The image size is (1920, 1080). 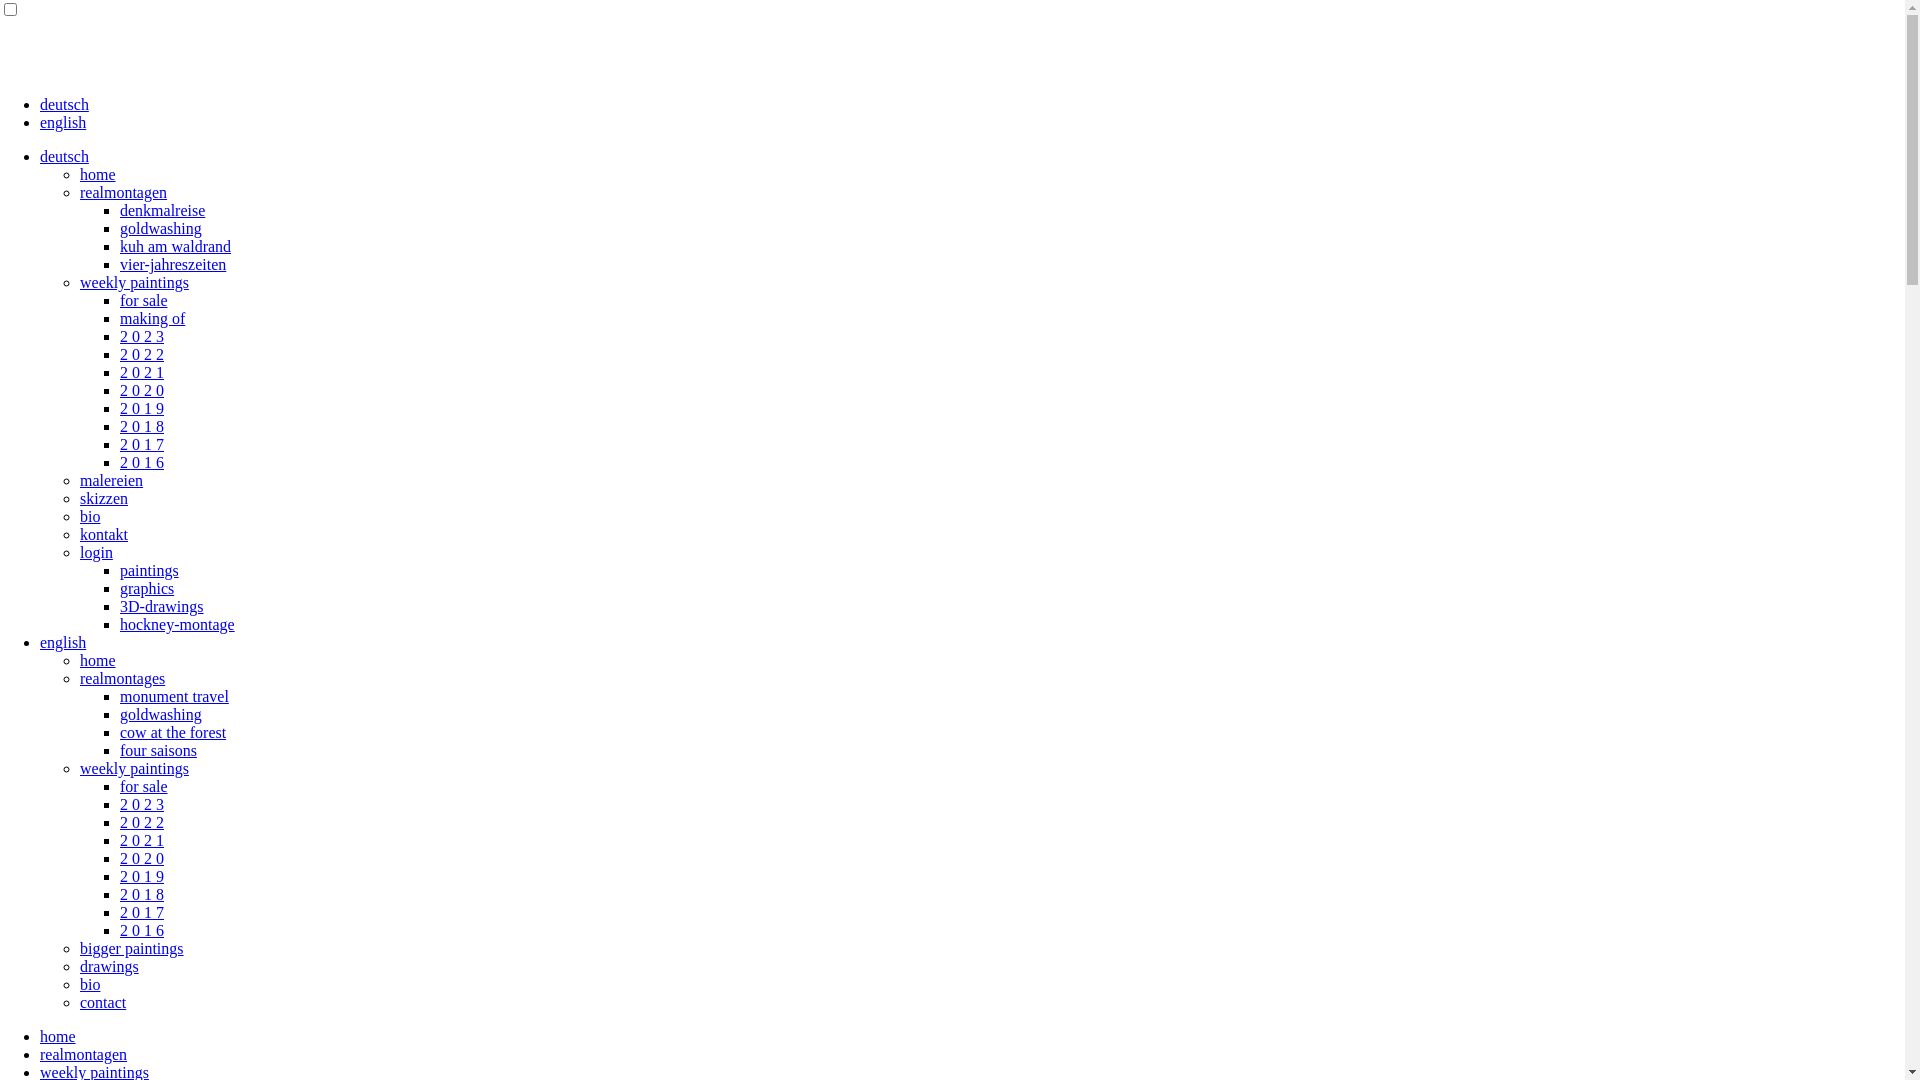 I want to click on 'contact', so click(x=101, y=1002).